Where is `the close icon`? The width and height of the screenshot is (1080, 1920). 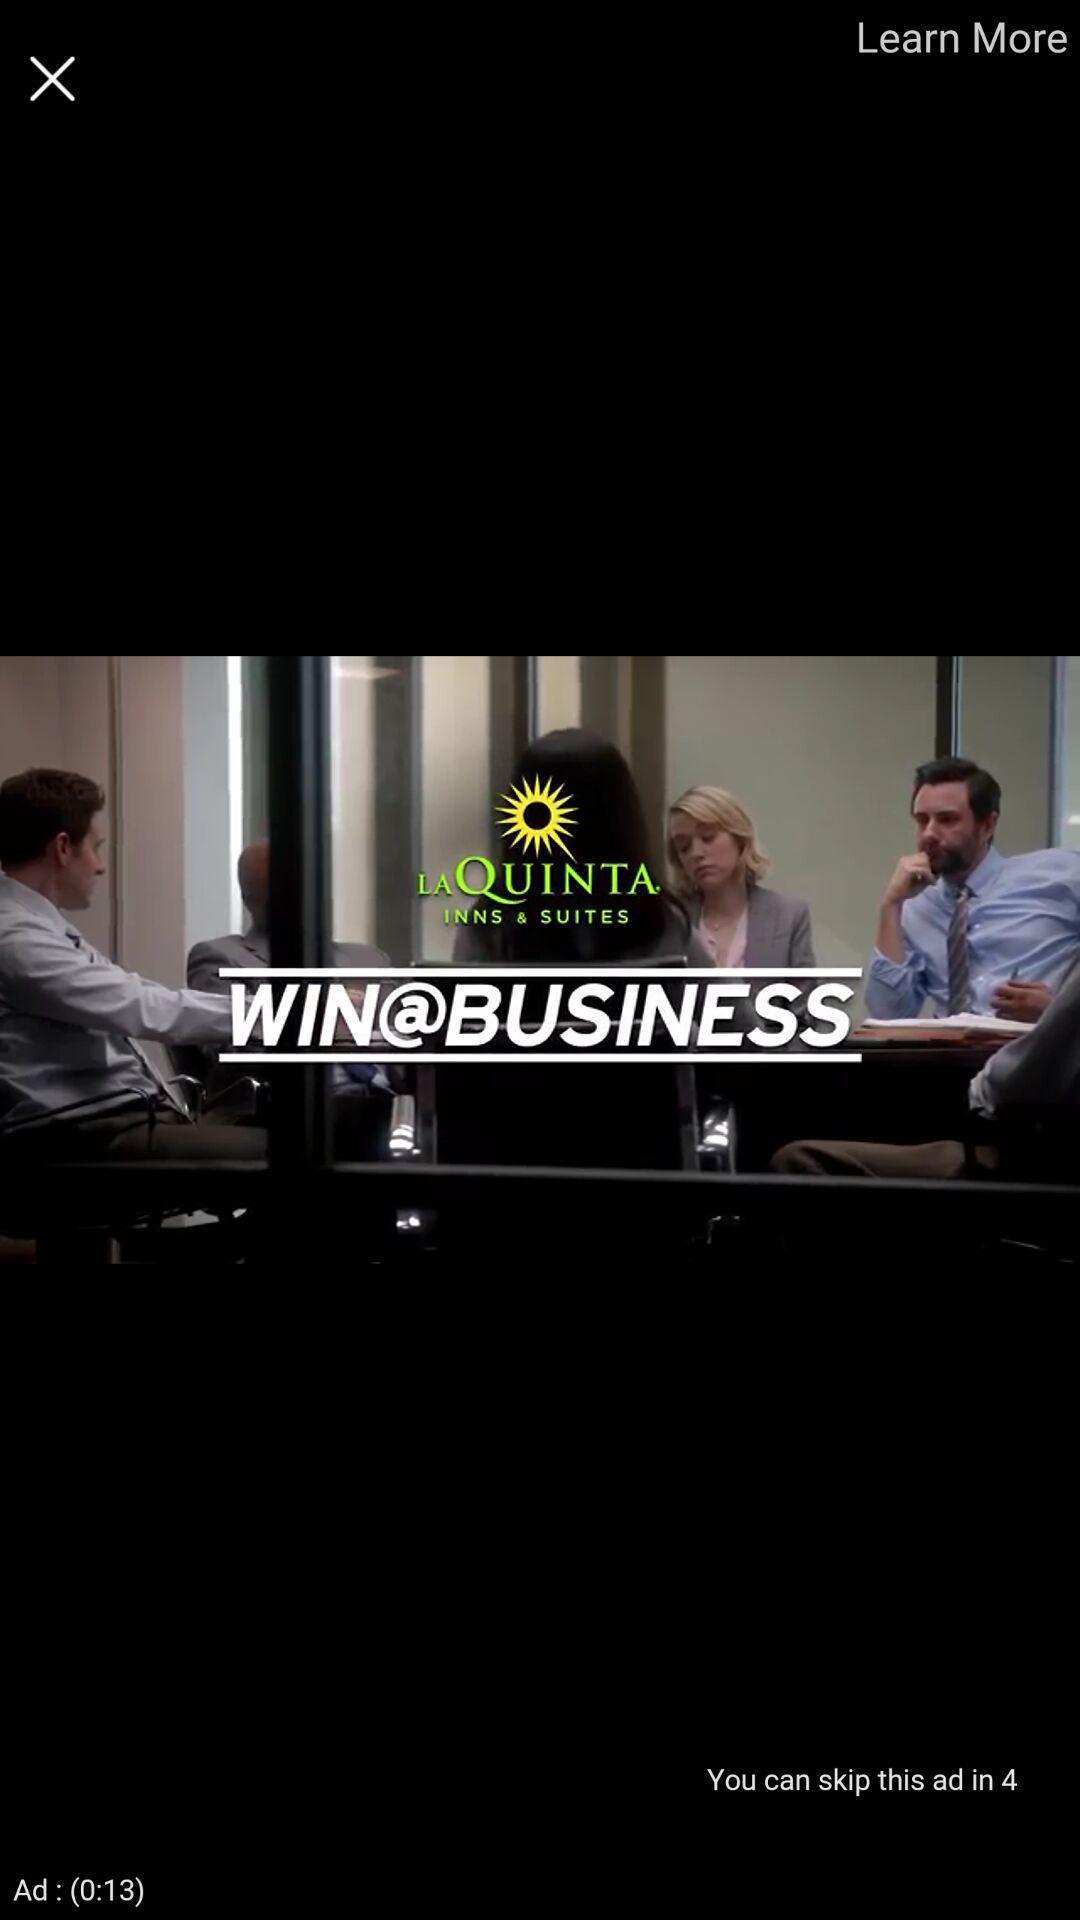 the close icon is located at coordinates (51, 78).